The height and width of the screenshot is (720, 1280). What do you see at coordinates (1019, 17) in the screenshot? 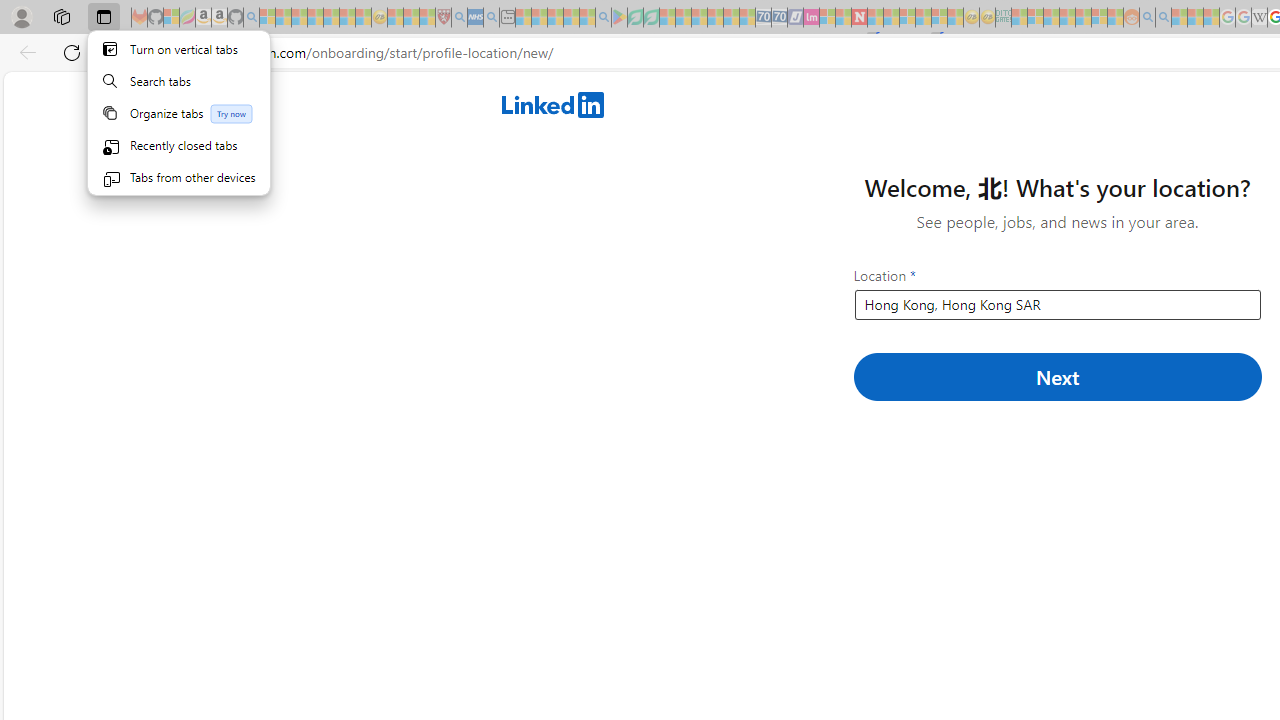
I see `'MSNBC - MSN - Sleeping'` at bounding box center [1019, 17].